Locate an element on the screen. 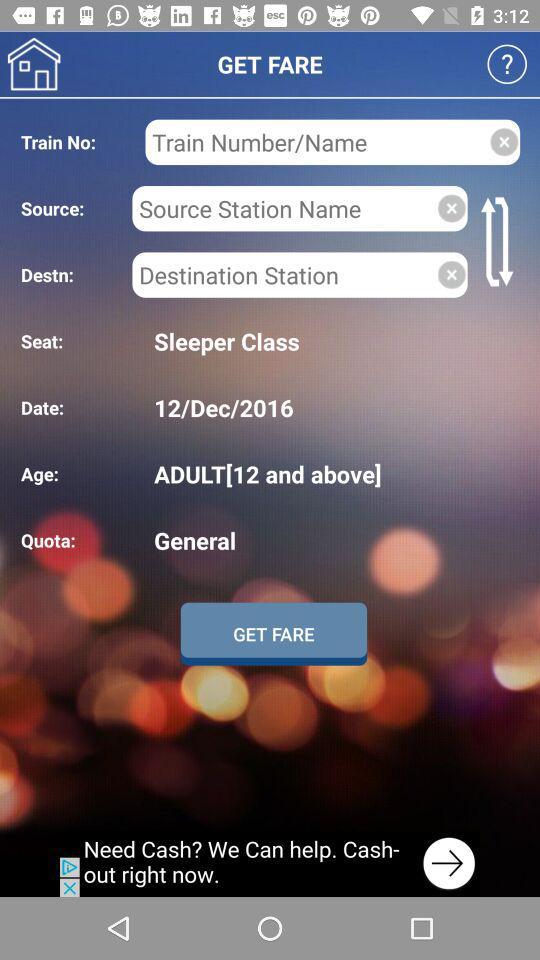 The height and width of the screenshot is (960, 540). close is located at coordinates (451, 273).